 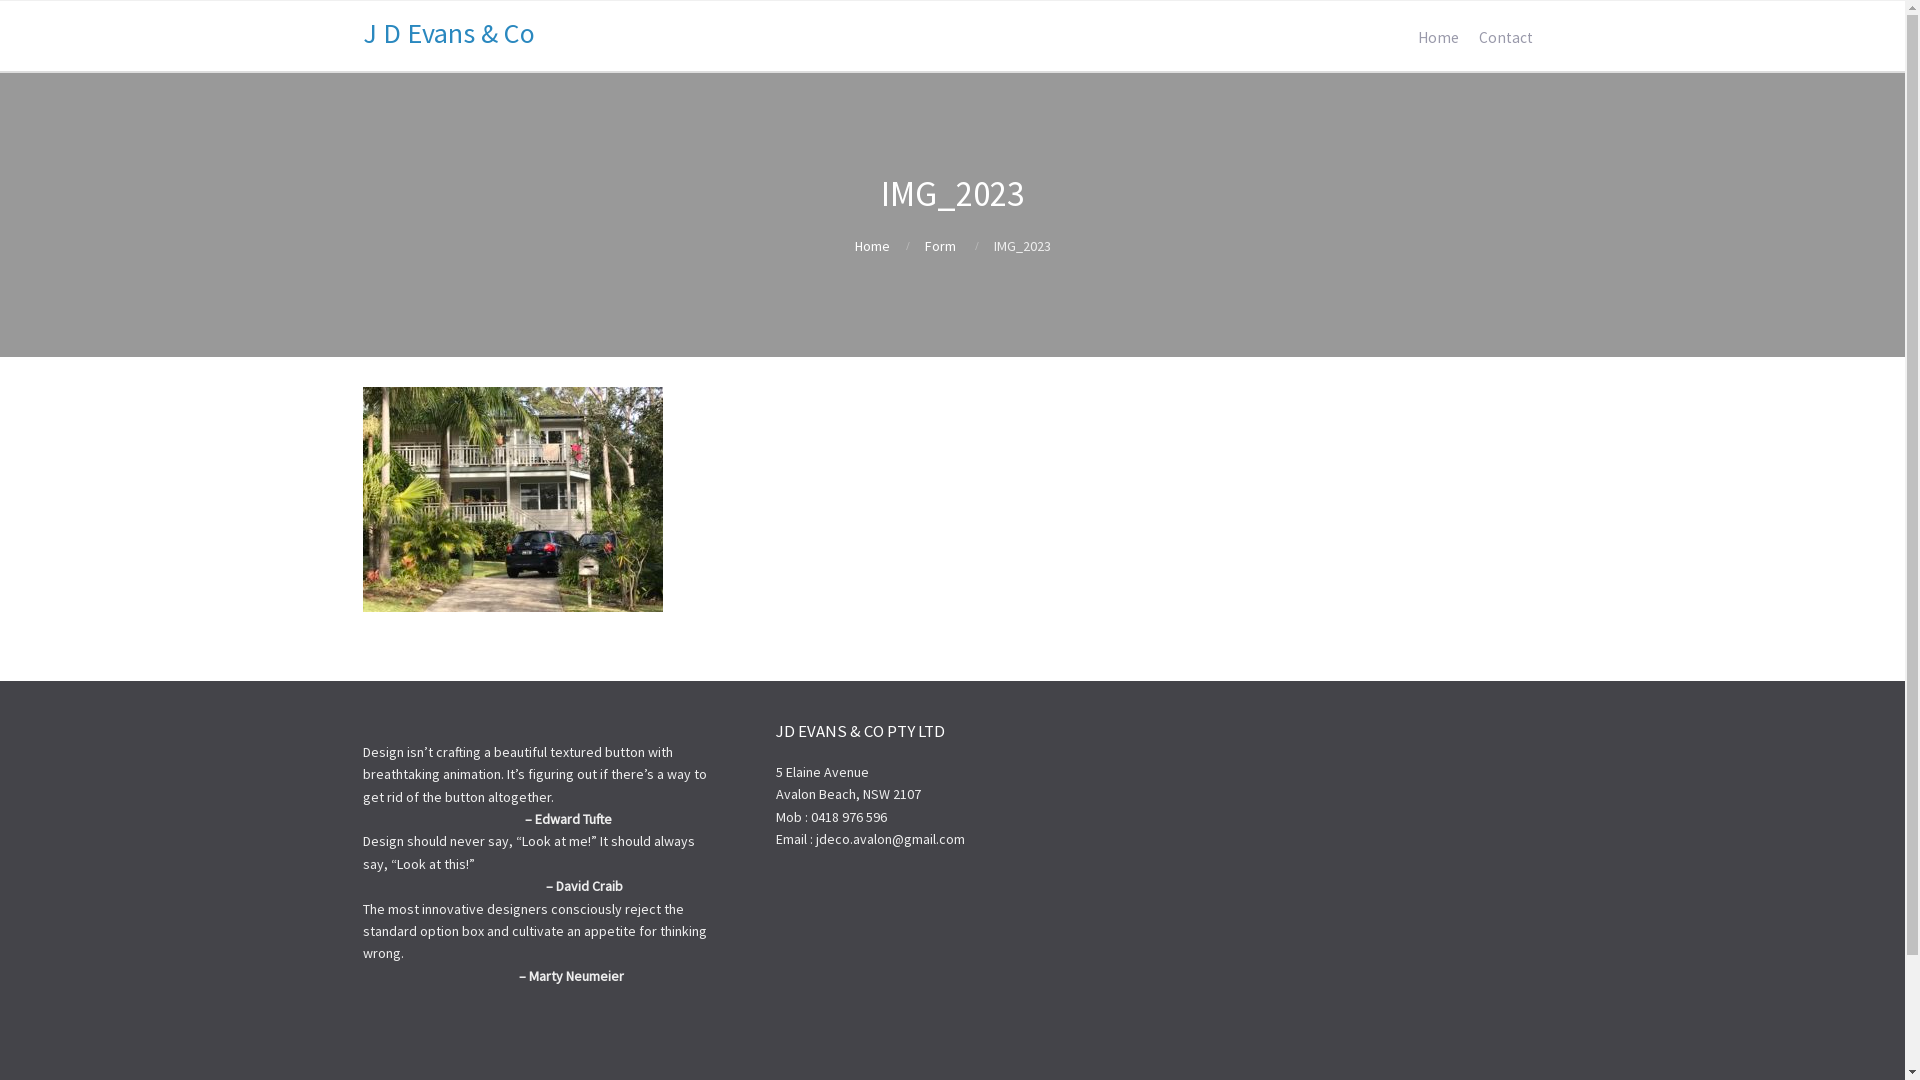 I want to click on 'J D Evans & Co', so click(x=446, y=33).